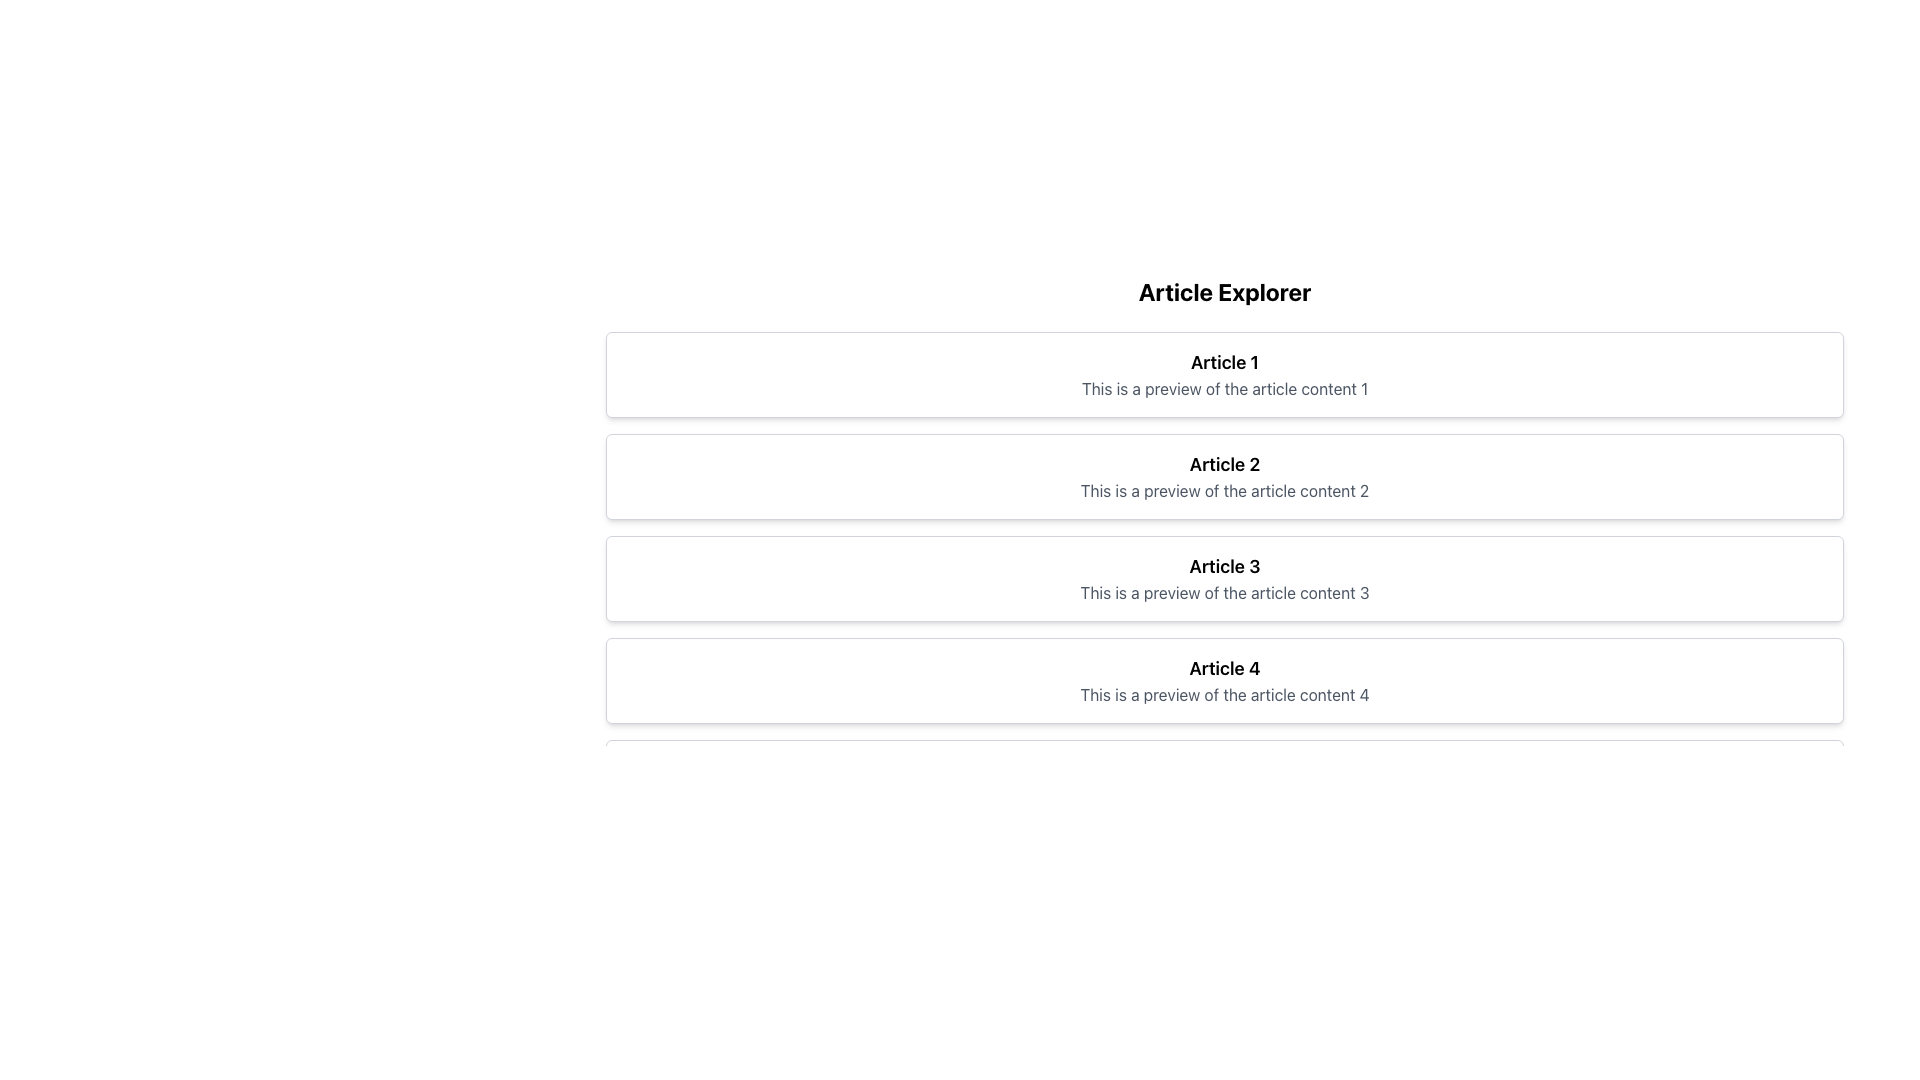  Describe the element at coordinates (1223, 292) in the screenshot. I see `text from the Text Label that serves as the header for the content section above the list of articles` at that location.